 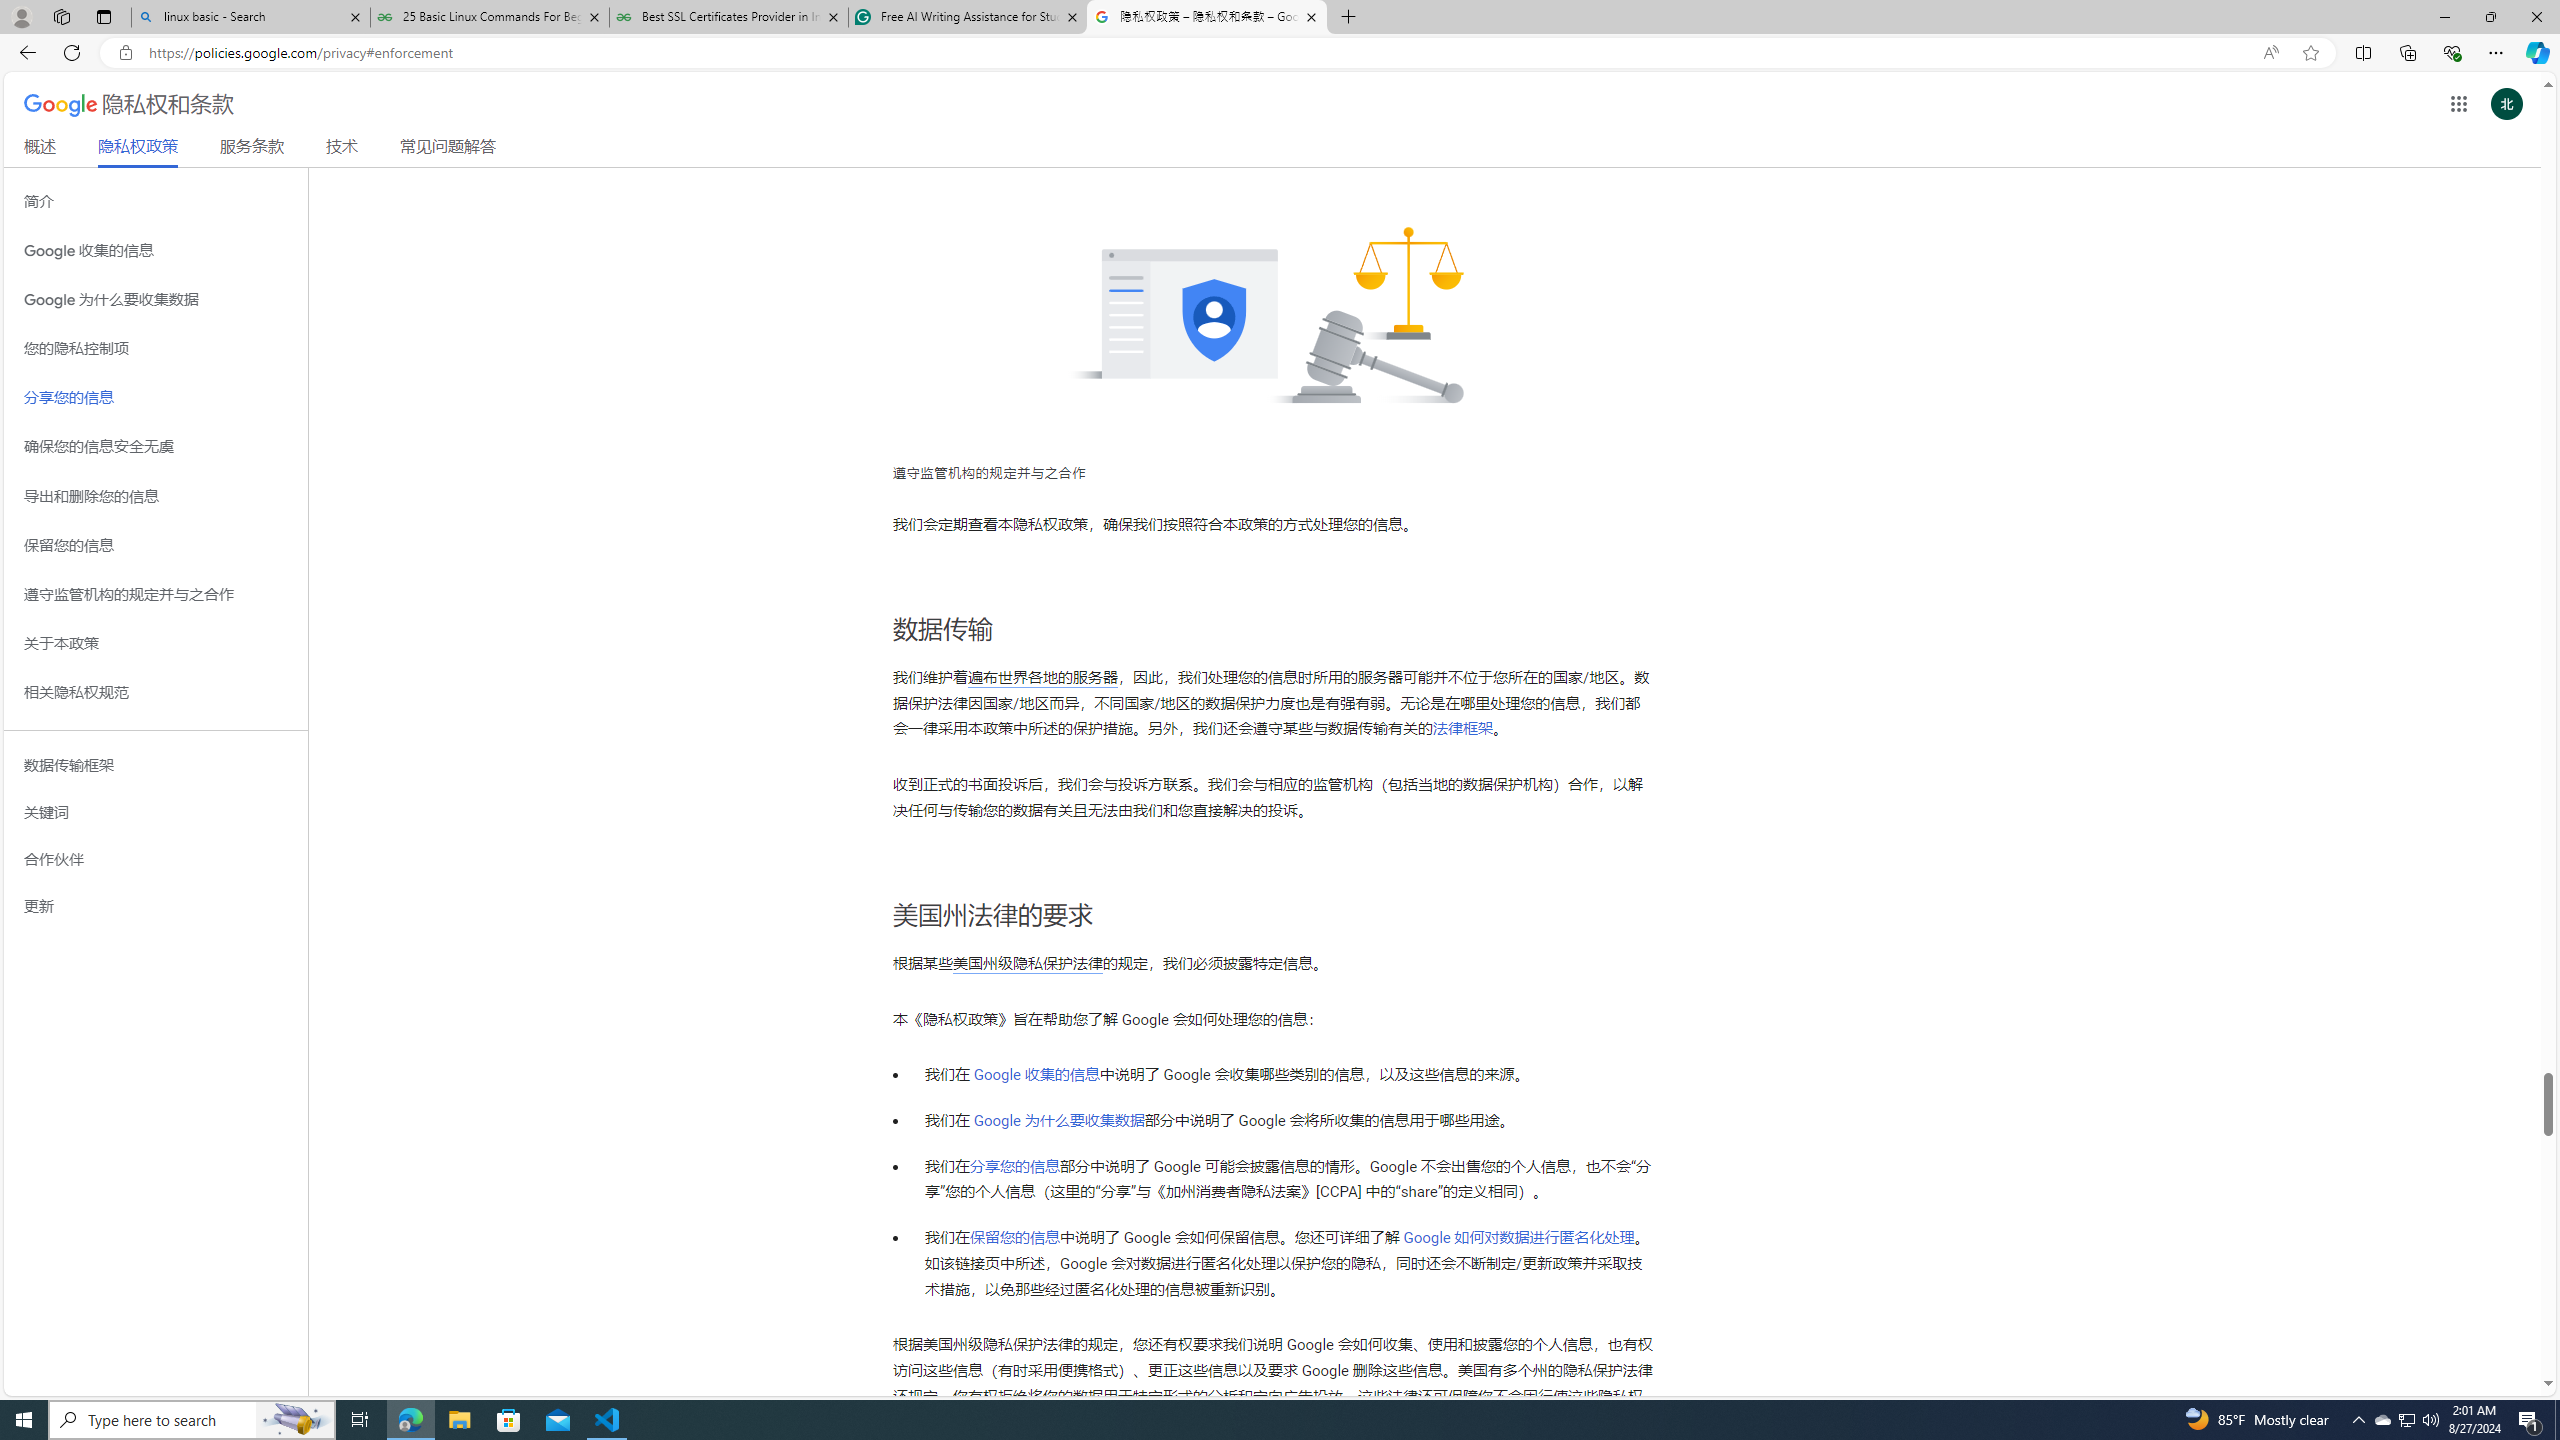 What do you see at coordinates (249, 16) in the screenshot?
I see `'linux basic - Search'` at bounding box center [249, 16].